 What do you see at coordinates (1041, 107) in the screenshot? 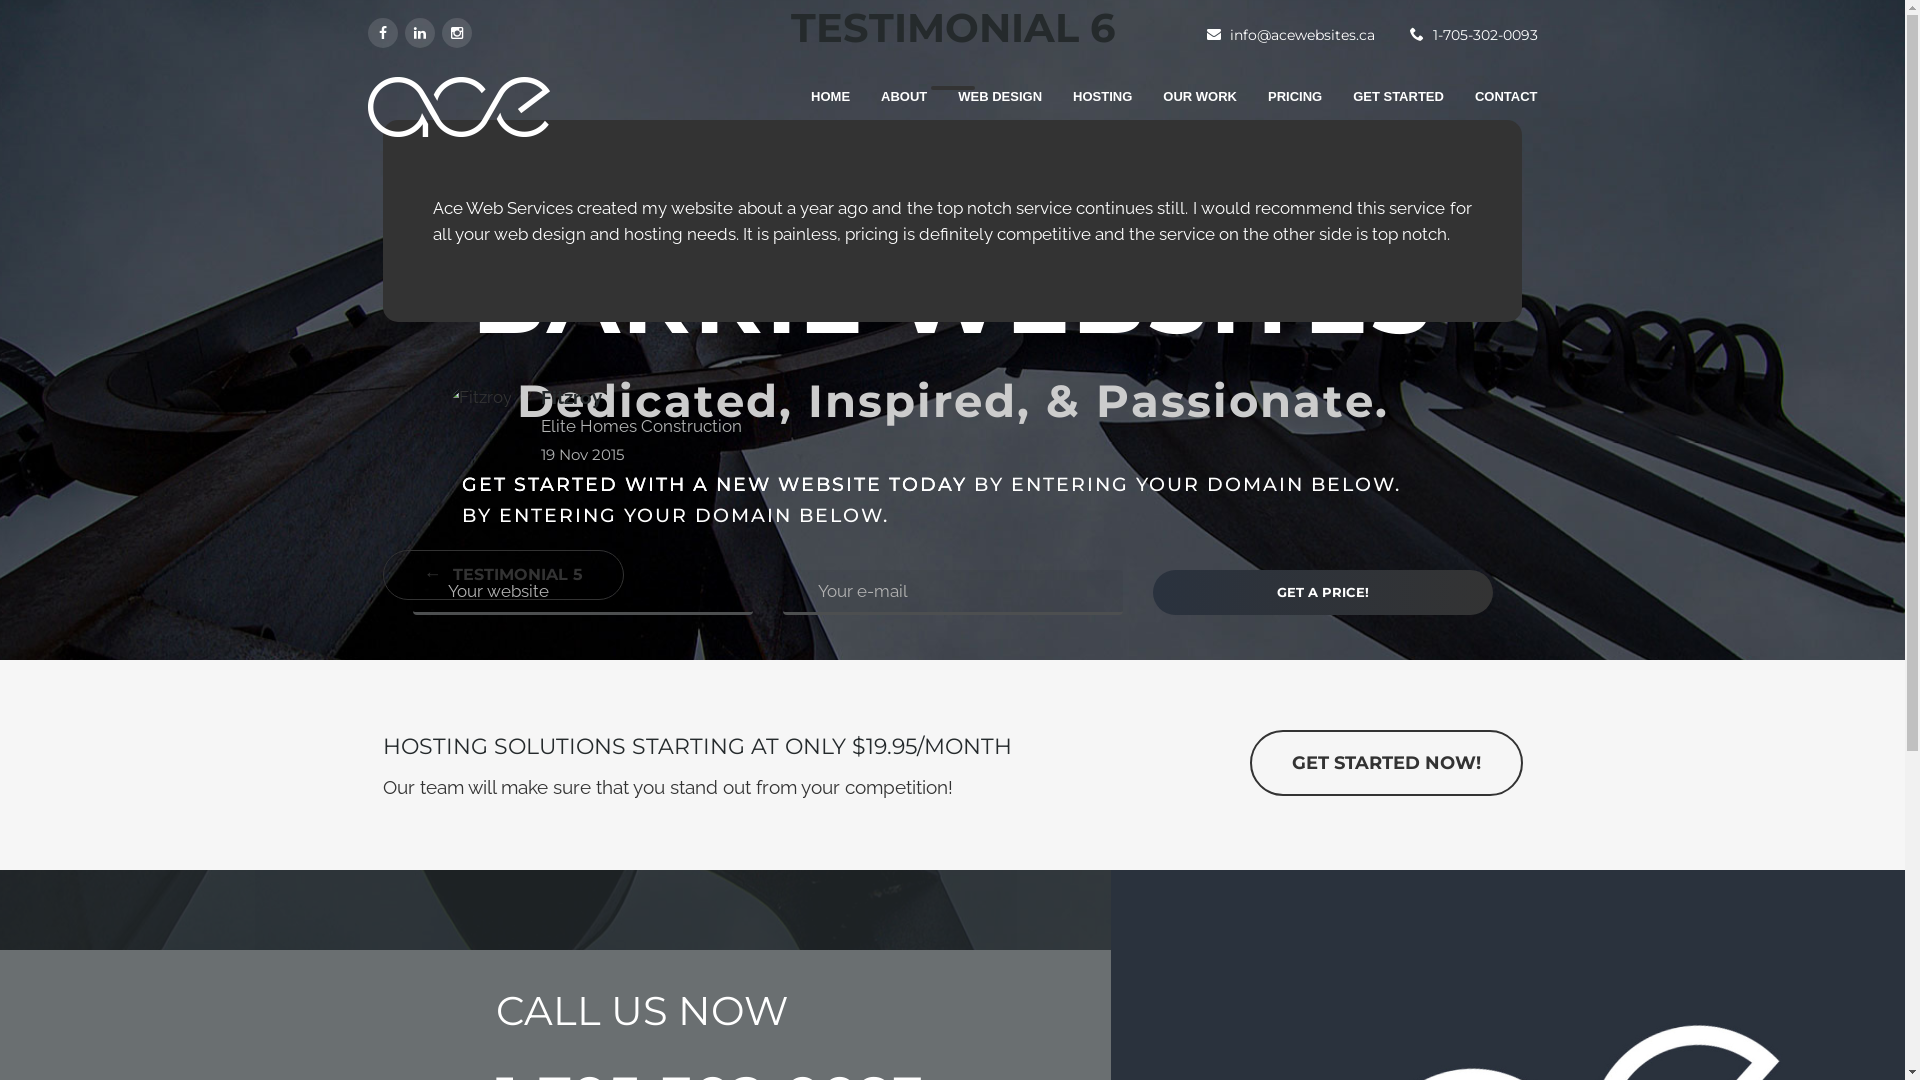
I see `'HOSTING'` at bounding box center [1041, 107].